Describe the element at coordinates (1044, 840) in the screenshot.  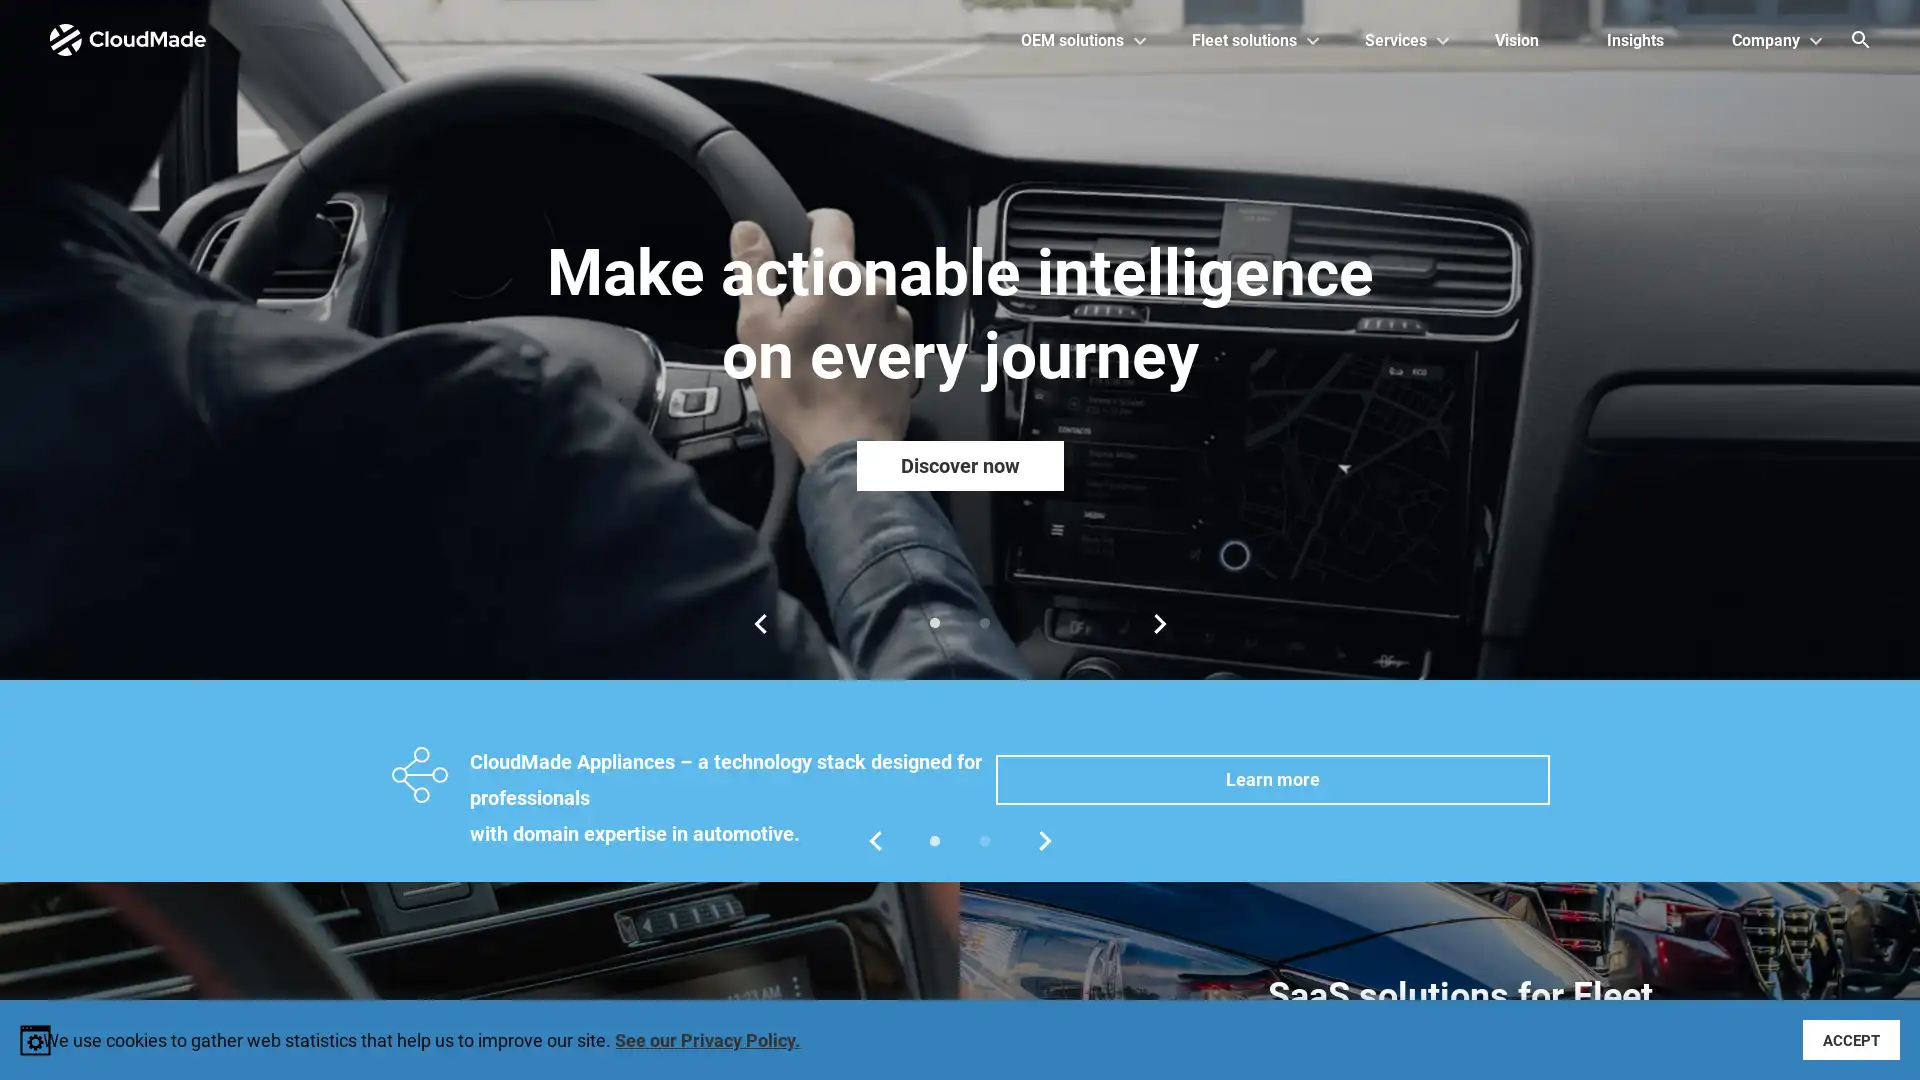
I see `Next` at that location.